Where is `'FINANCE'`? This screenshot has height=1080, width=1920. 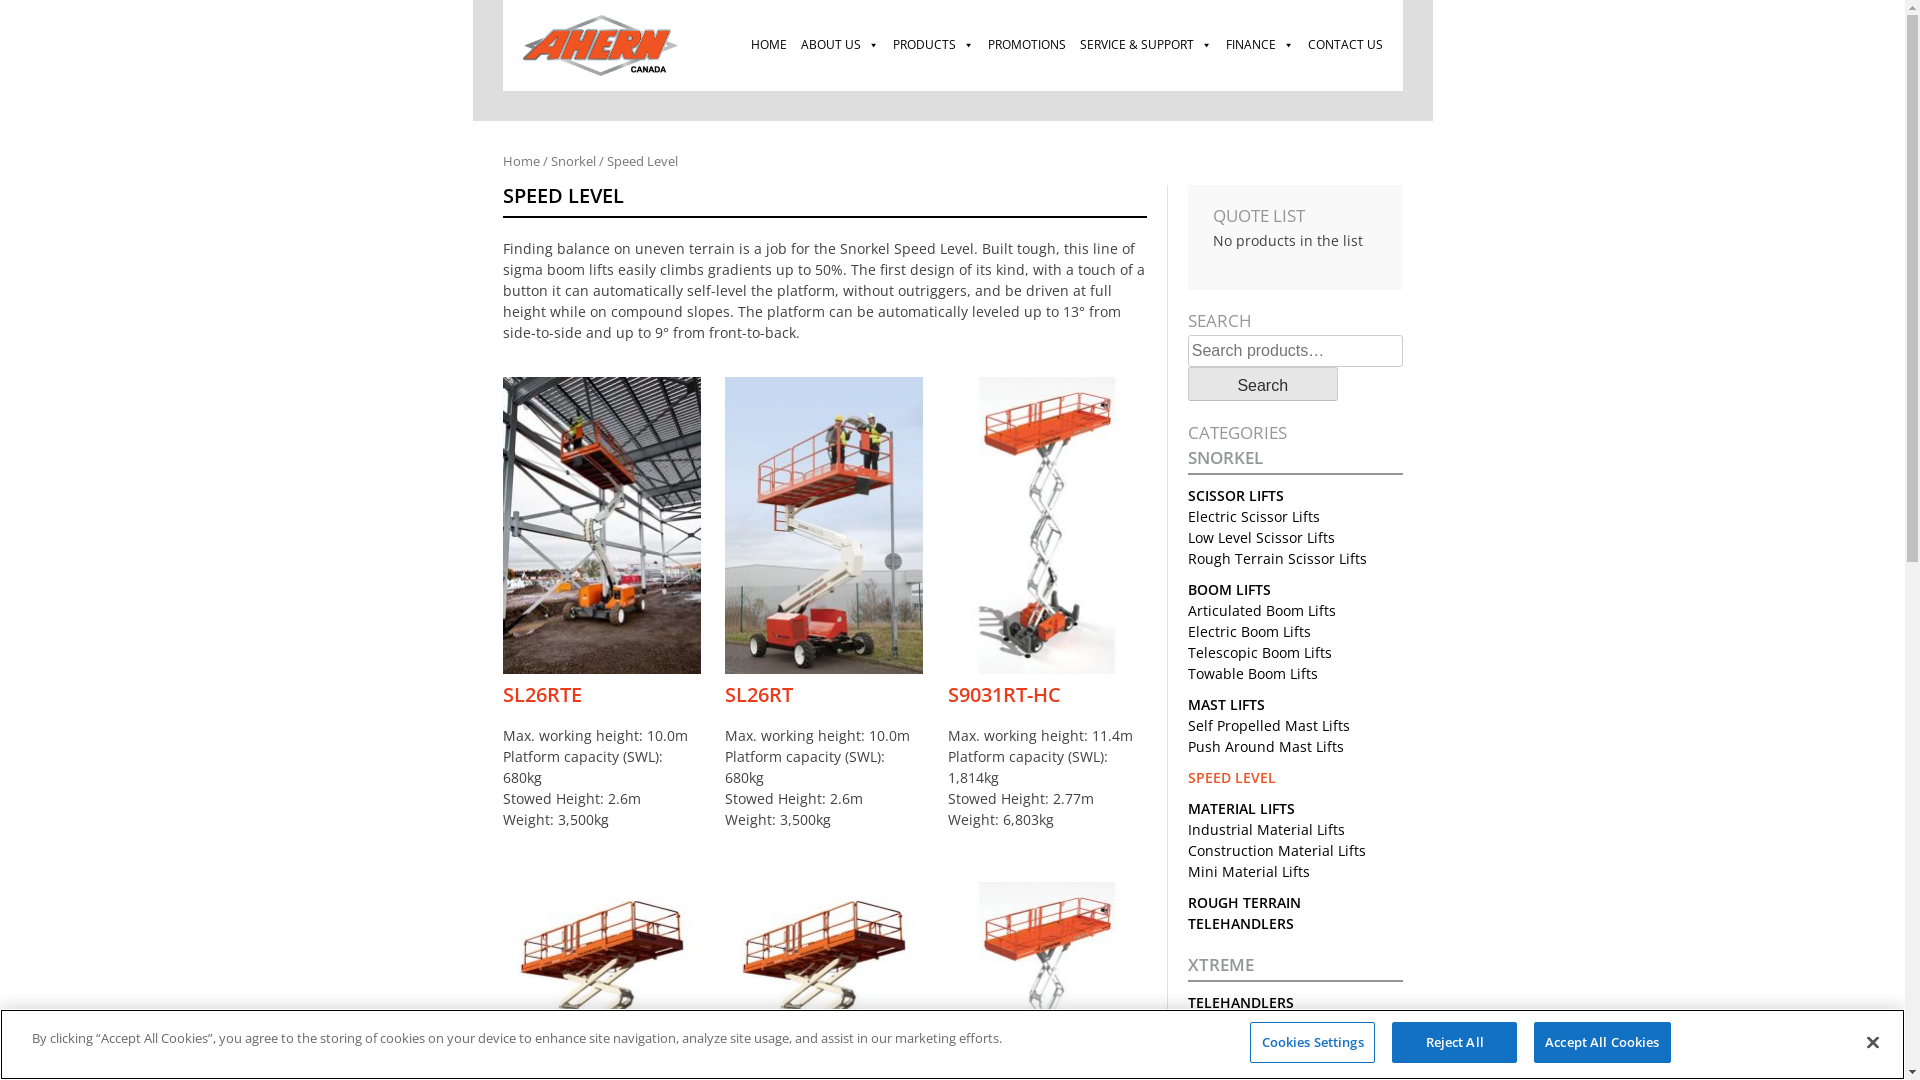
'FINANCE' is located at coordinates (1217, 45).